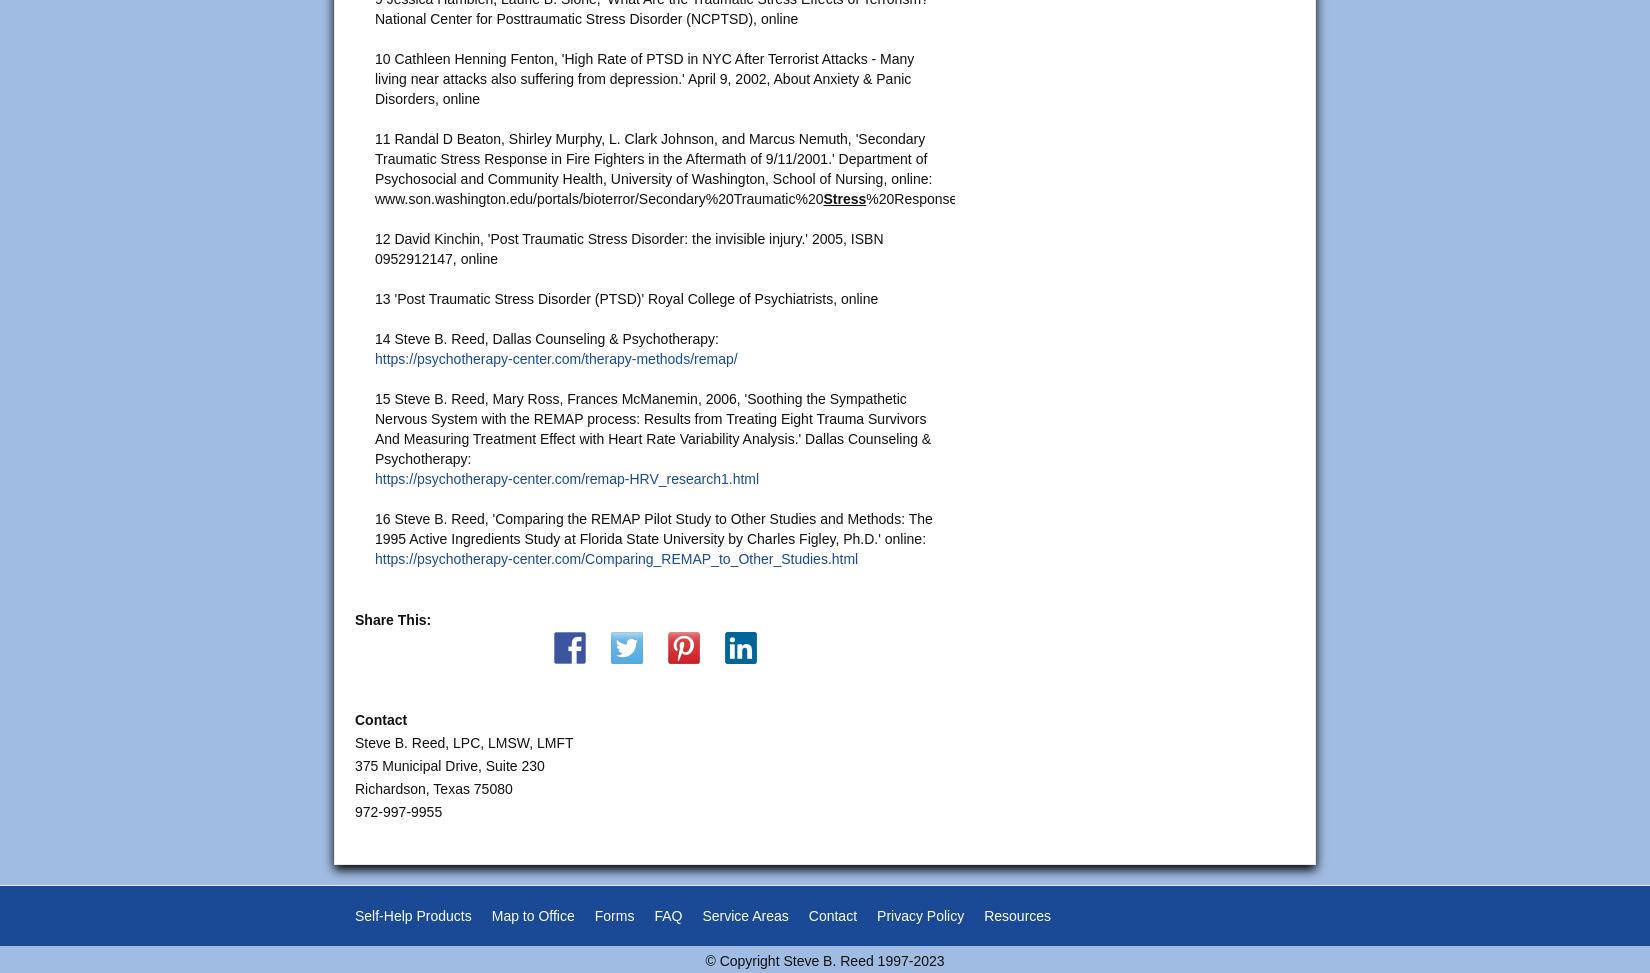 The image size is (1650, 973). I want to click on '© Copyright Steve B. Reed 1997-2023', so click(704, 958).